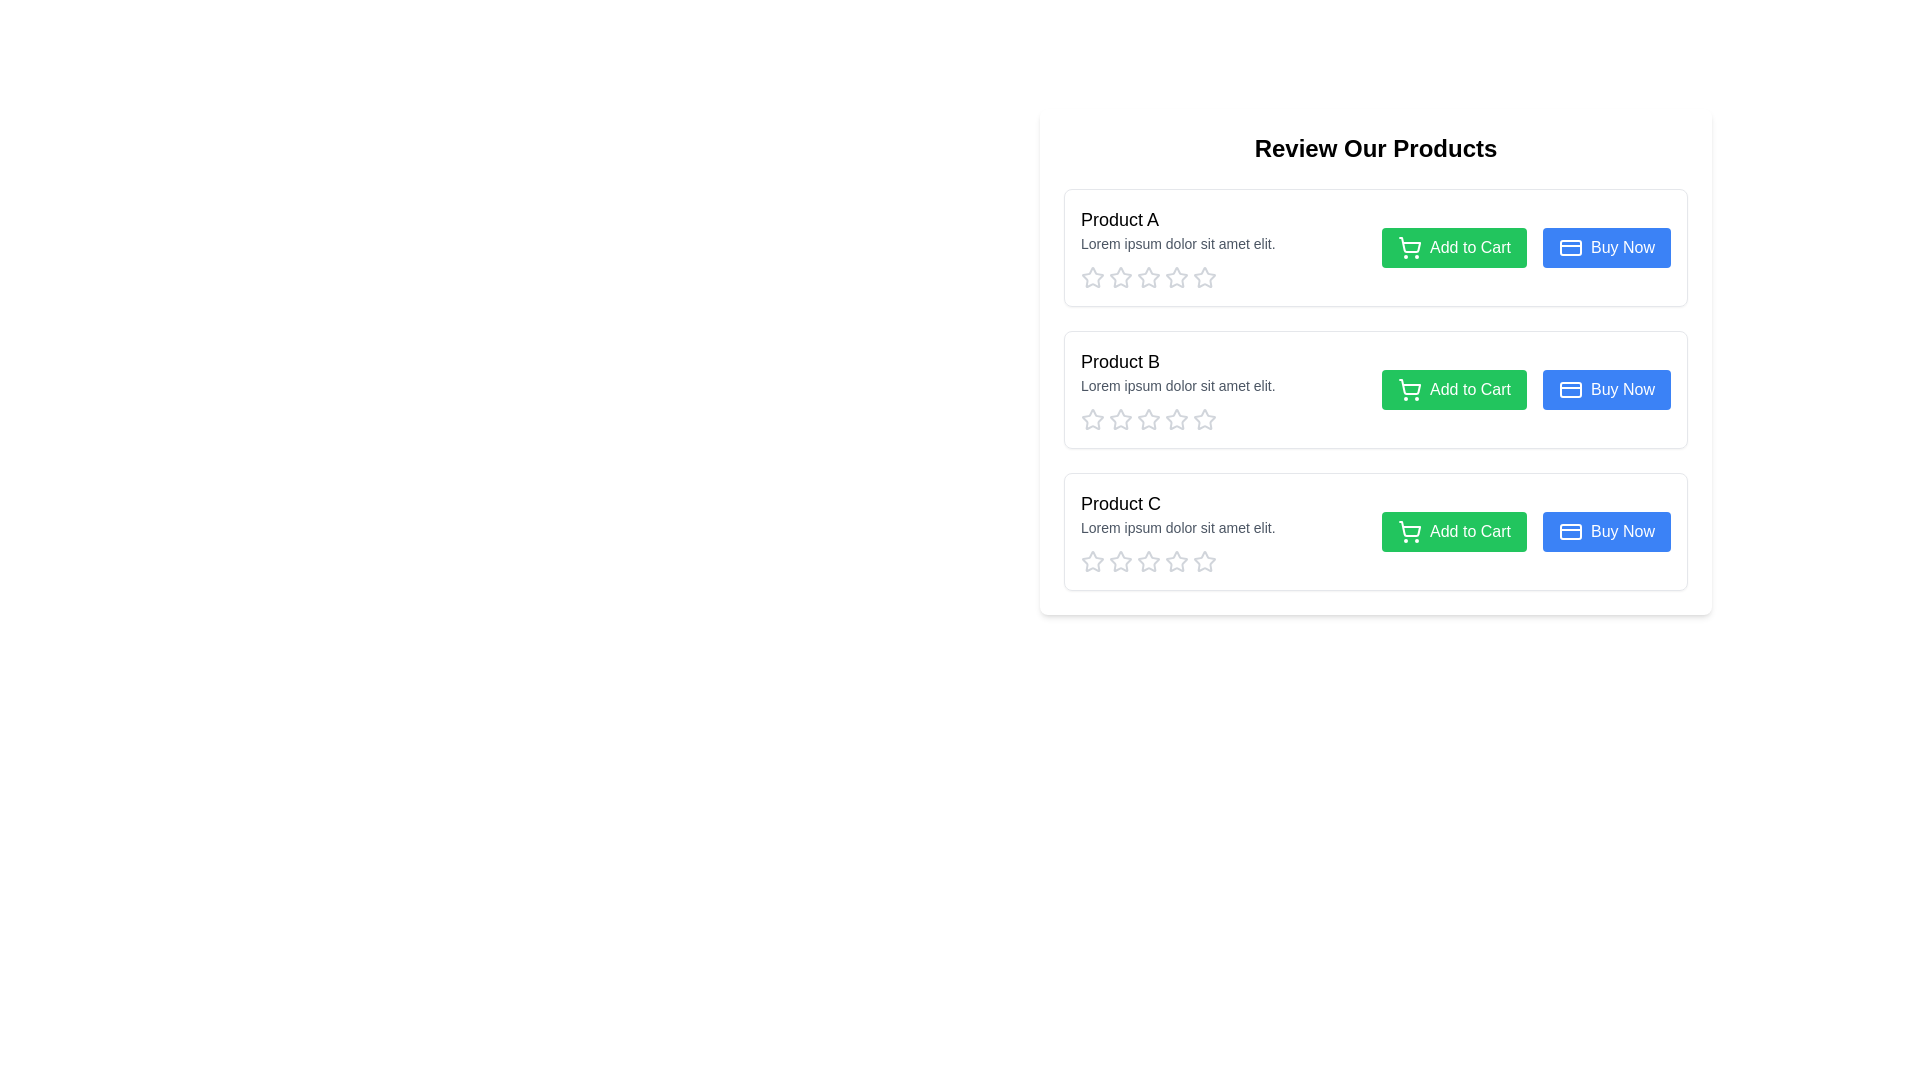 This screenshot has height=1080, width=1920. I want to click on the first star in the star rating icon for 'Product A' under the 'Review Our Products' section, so click(1092, 277).